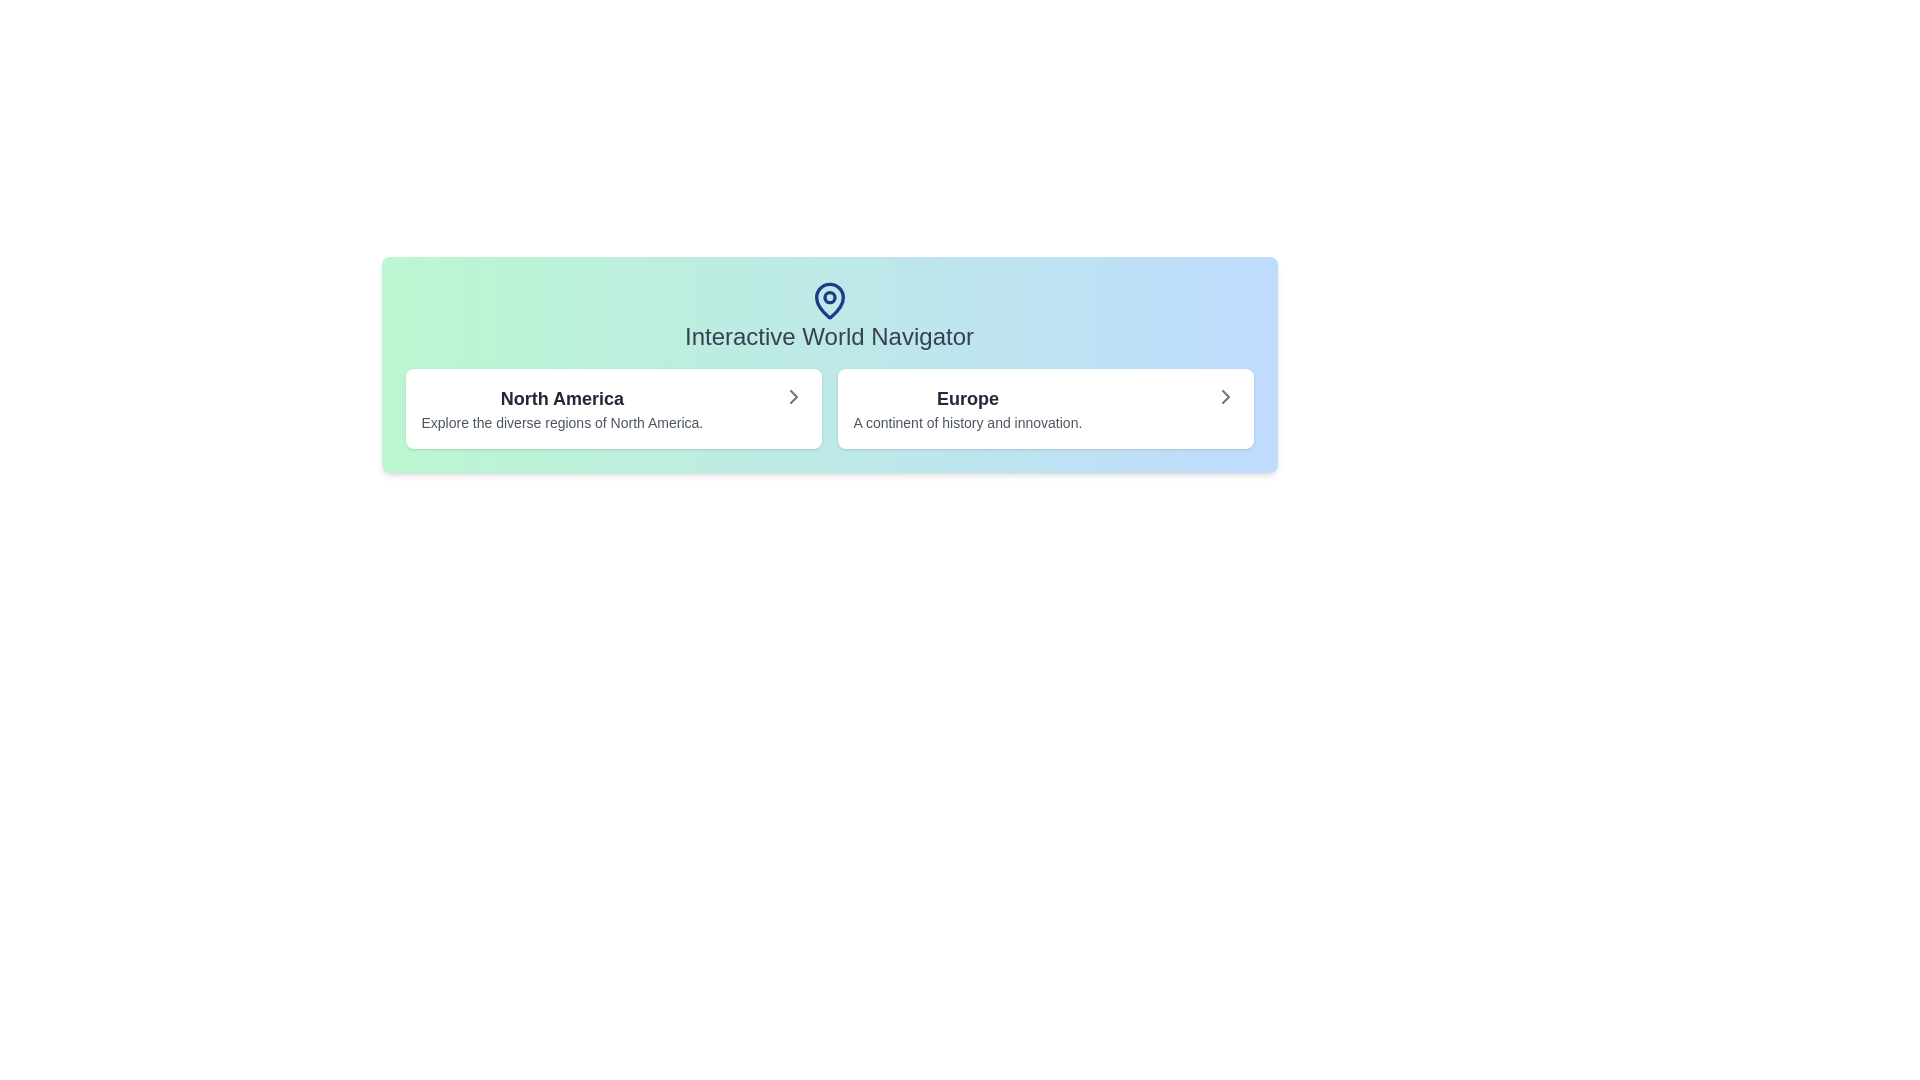  Describe the element at coordinates (561, 422) in the screenshot. I see `the static text component that reads 'Explore the diverse regions of North America', located below the heading 'North America' in a card layout` at that location.